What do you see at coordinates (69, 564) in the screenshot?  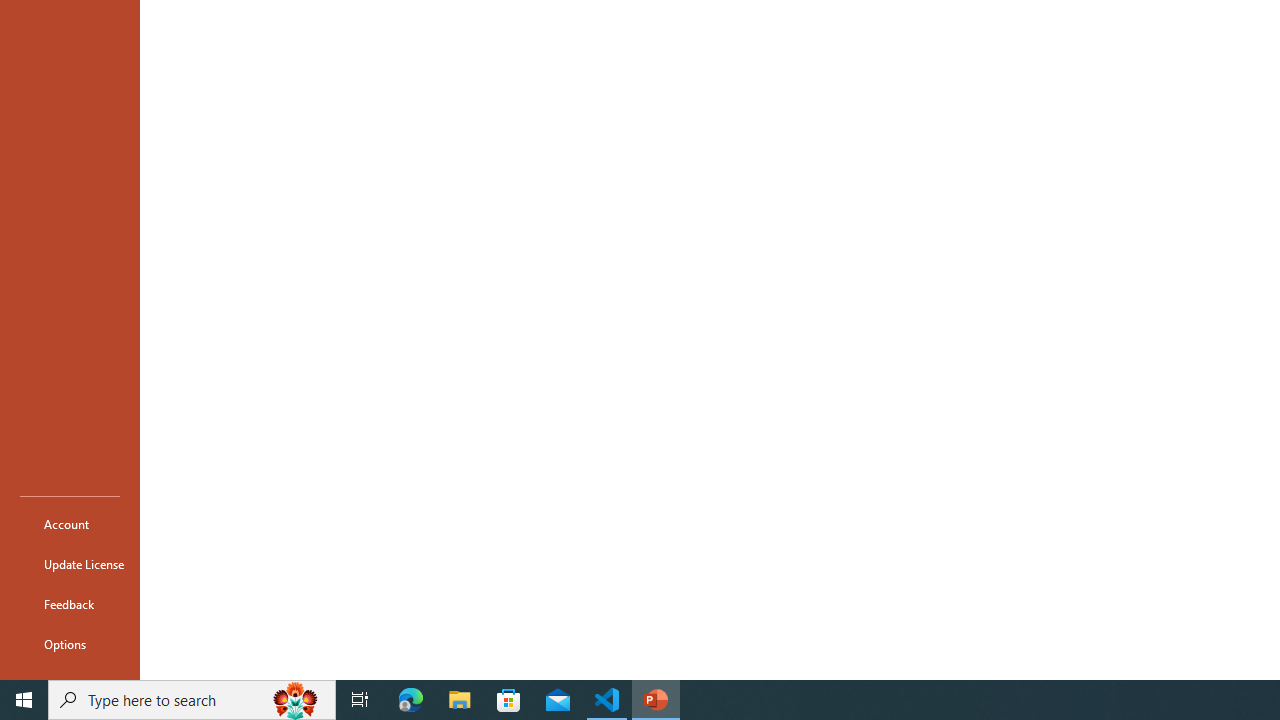 I see `'Update License'` at bounding box center [69, 564].